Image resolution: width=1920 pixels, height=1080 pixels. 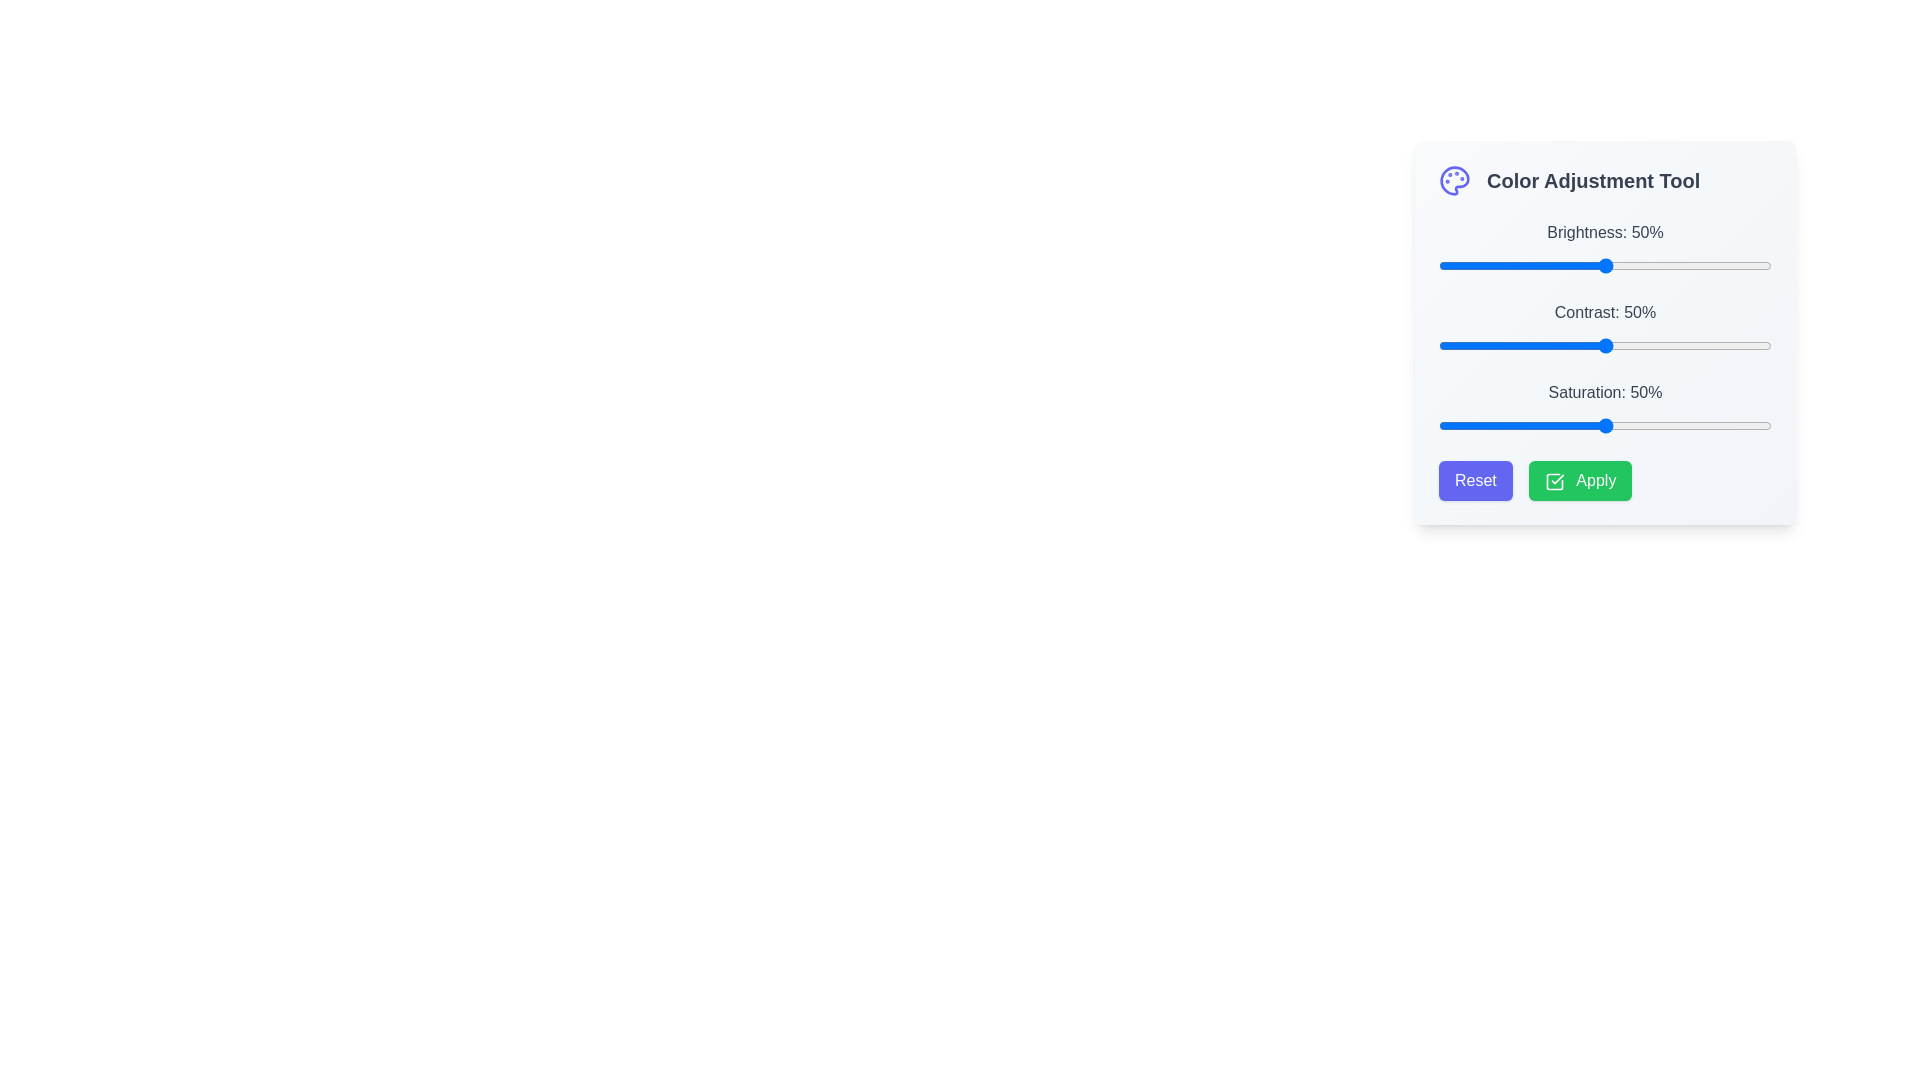 I want to click on the illustrative icon representing the 'Color Adjustment Tool' located to the left of the text label, so click(x=1454, y=181).